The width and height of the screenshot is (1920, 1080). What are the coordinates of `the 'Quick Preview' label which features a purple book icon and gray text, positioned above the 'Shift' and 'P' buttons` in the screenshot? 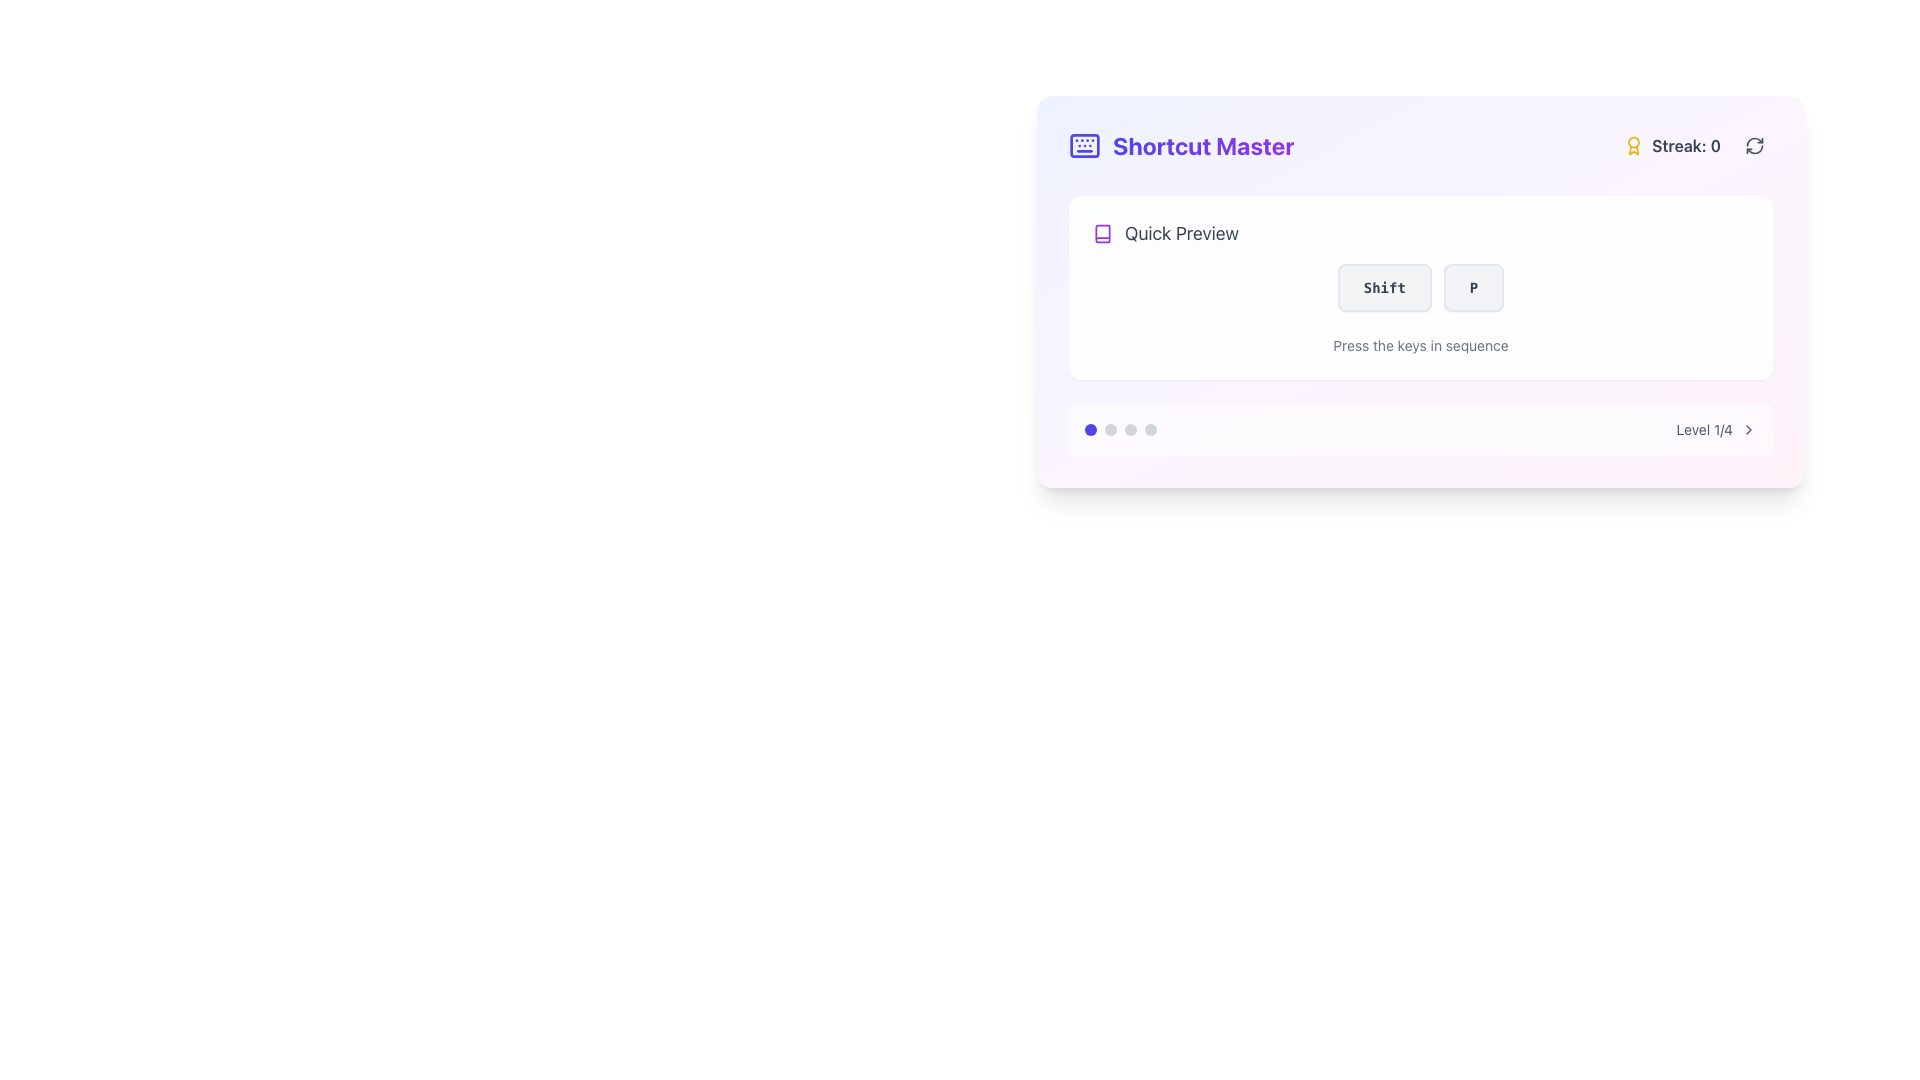 It's located at (1419, 233).